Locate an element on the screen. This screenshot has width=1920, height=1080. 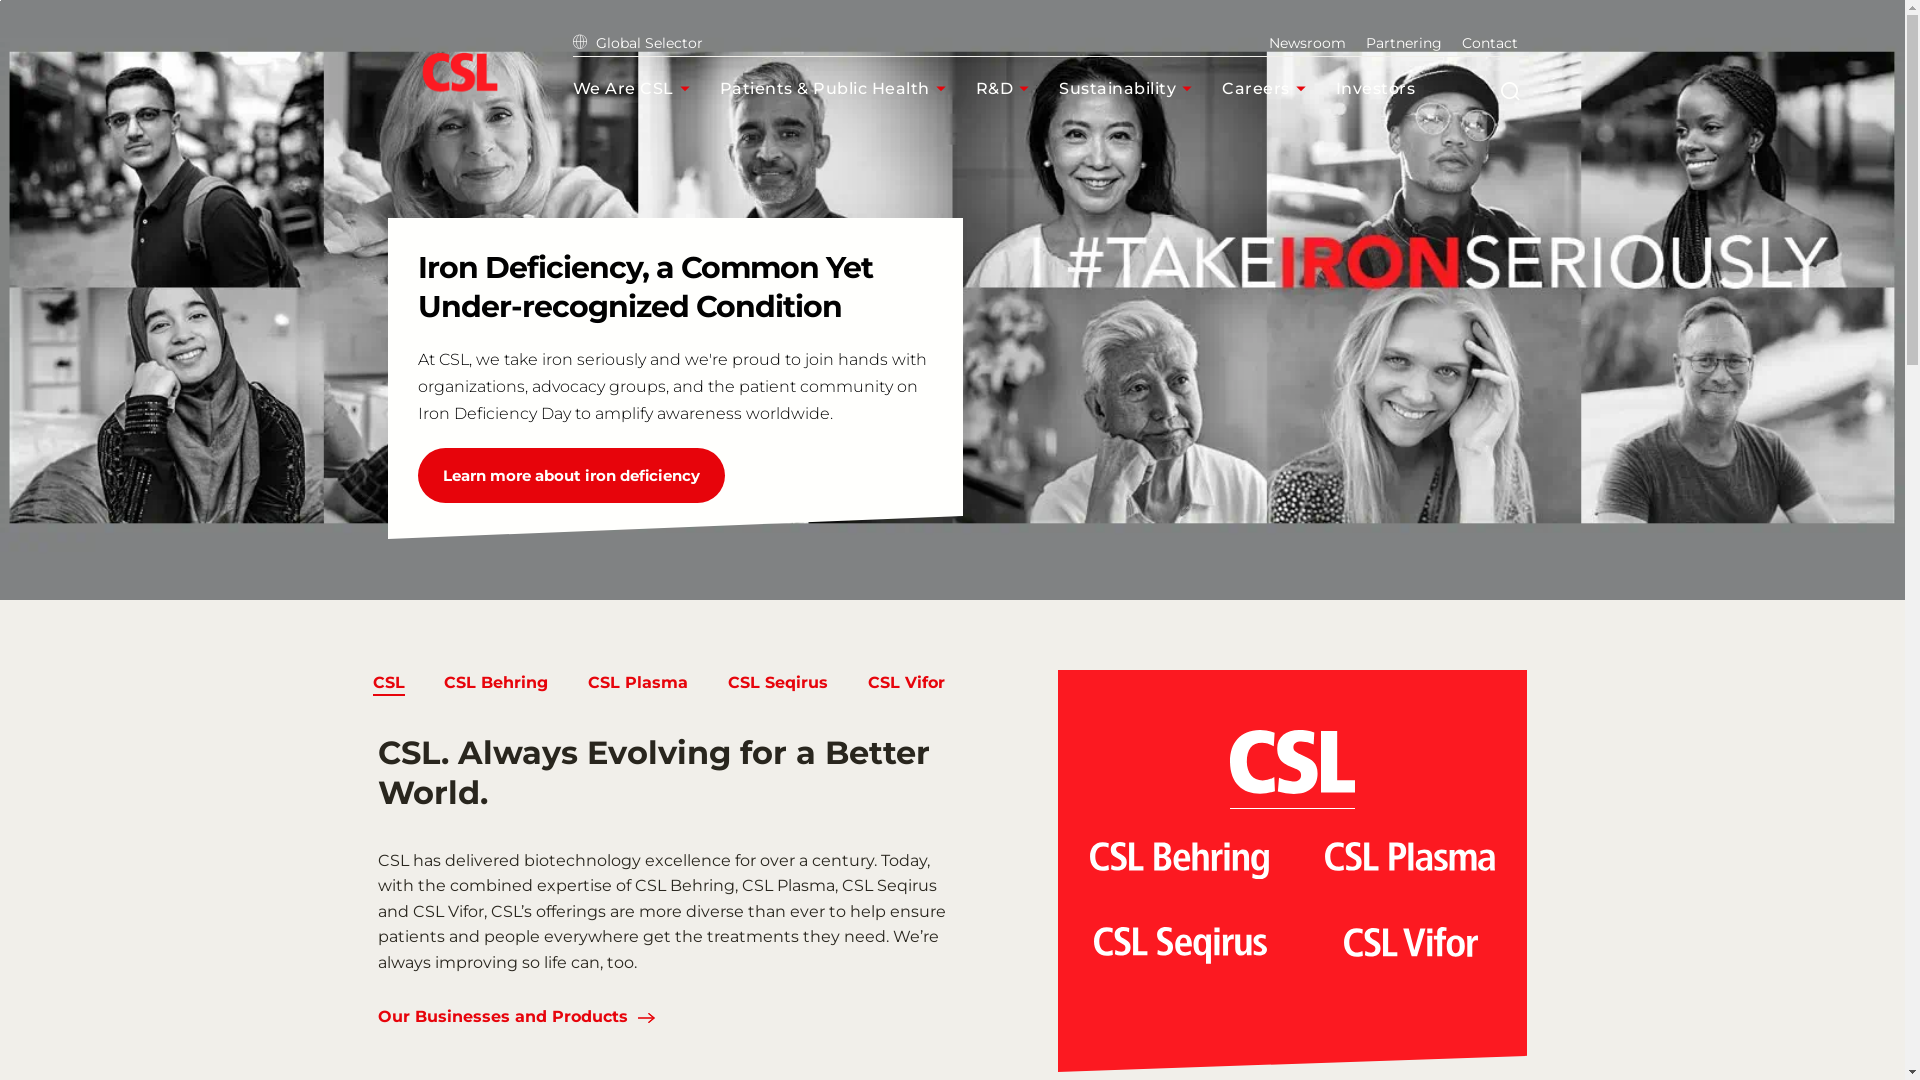
'Patients & Public Health' is located at coordinates (720, 87).